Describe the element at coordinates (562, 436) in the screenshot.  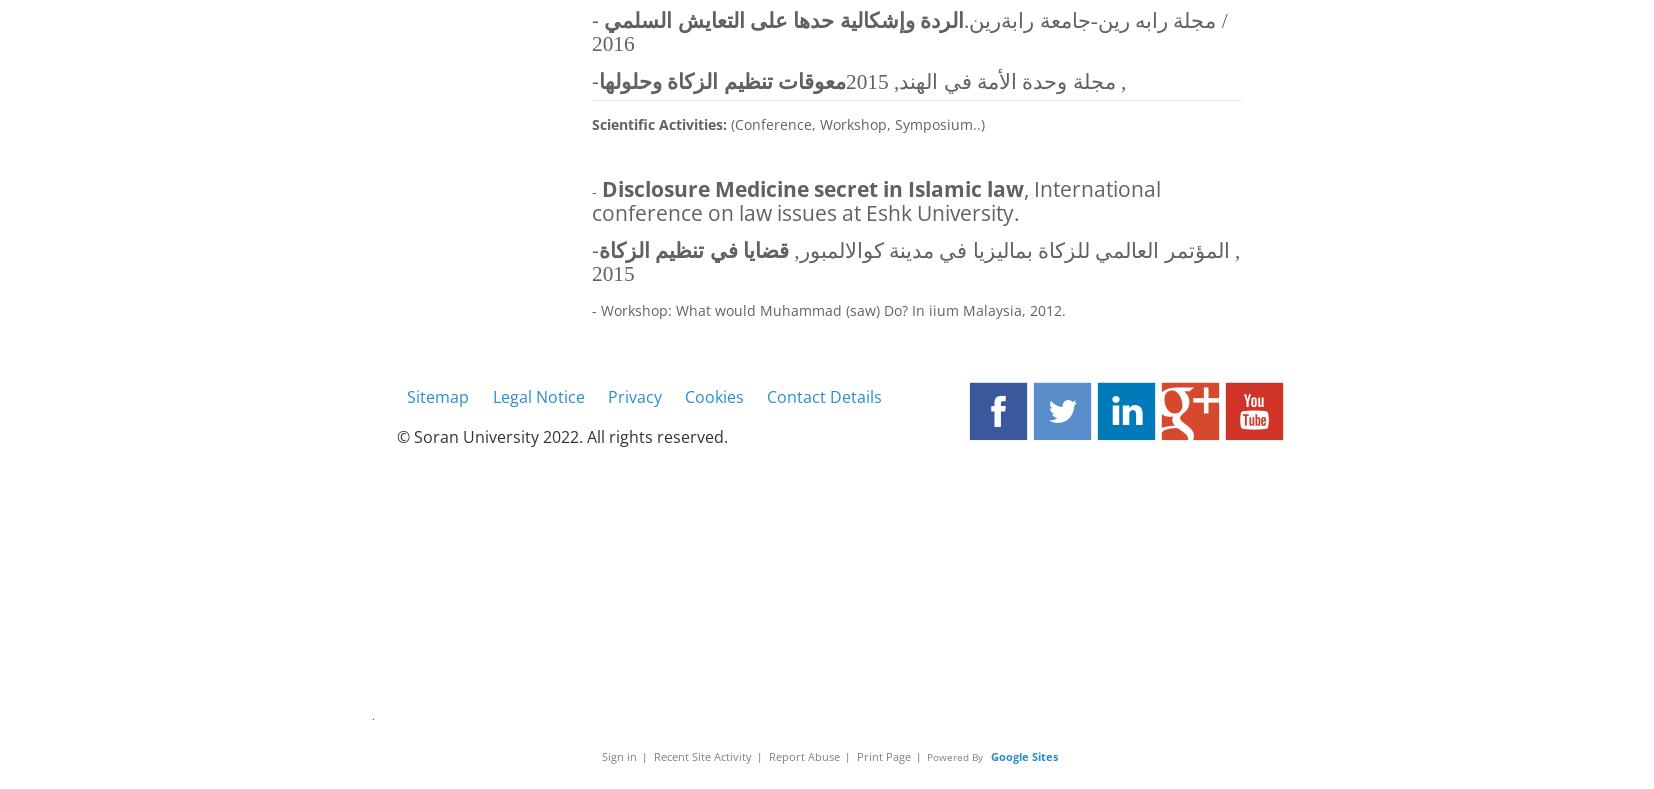
I see `'© Soran University 2022. All rights reserved.'` at that location.